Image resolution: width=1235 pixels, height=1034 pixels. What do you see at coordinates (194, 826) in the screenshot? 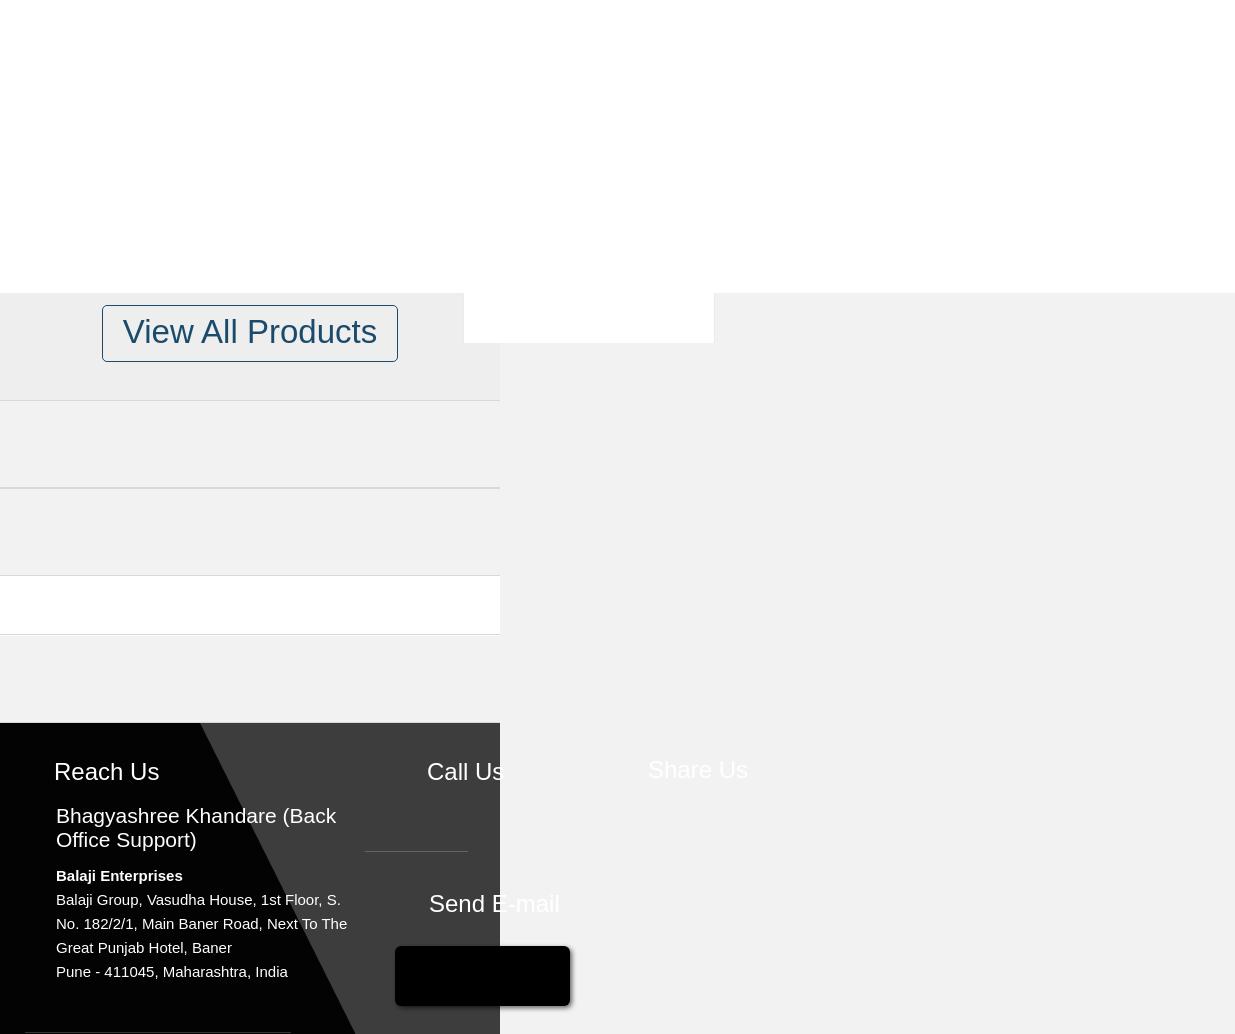
I see `'Bhagyashree Khandare (Back Office Support)'` at bounding box center [194, 826].